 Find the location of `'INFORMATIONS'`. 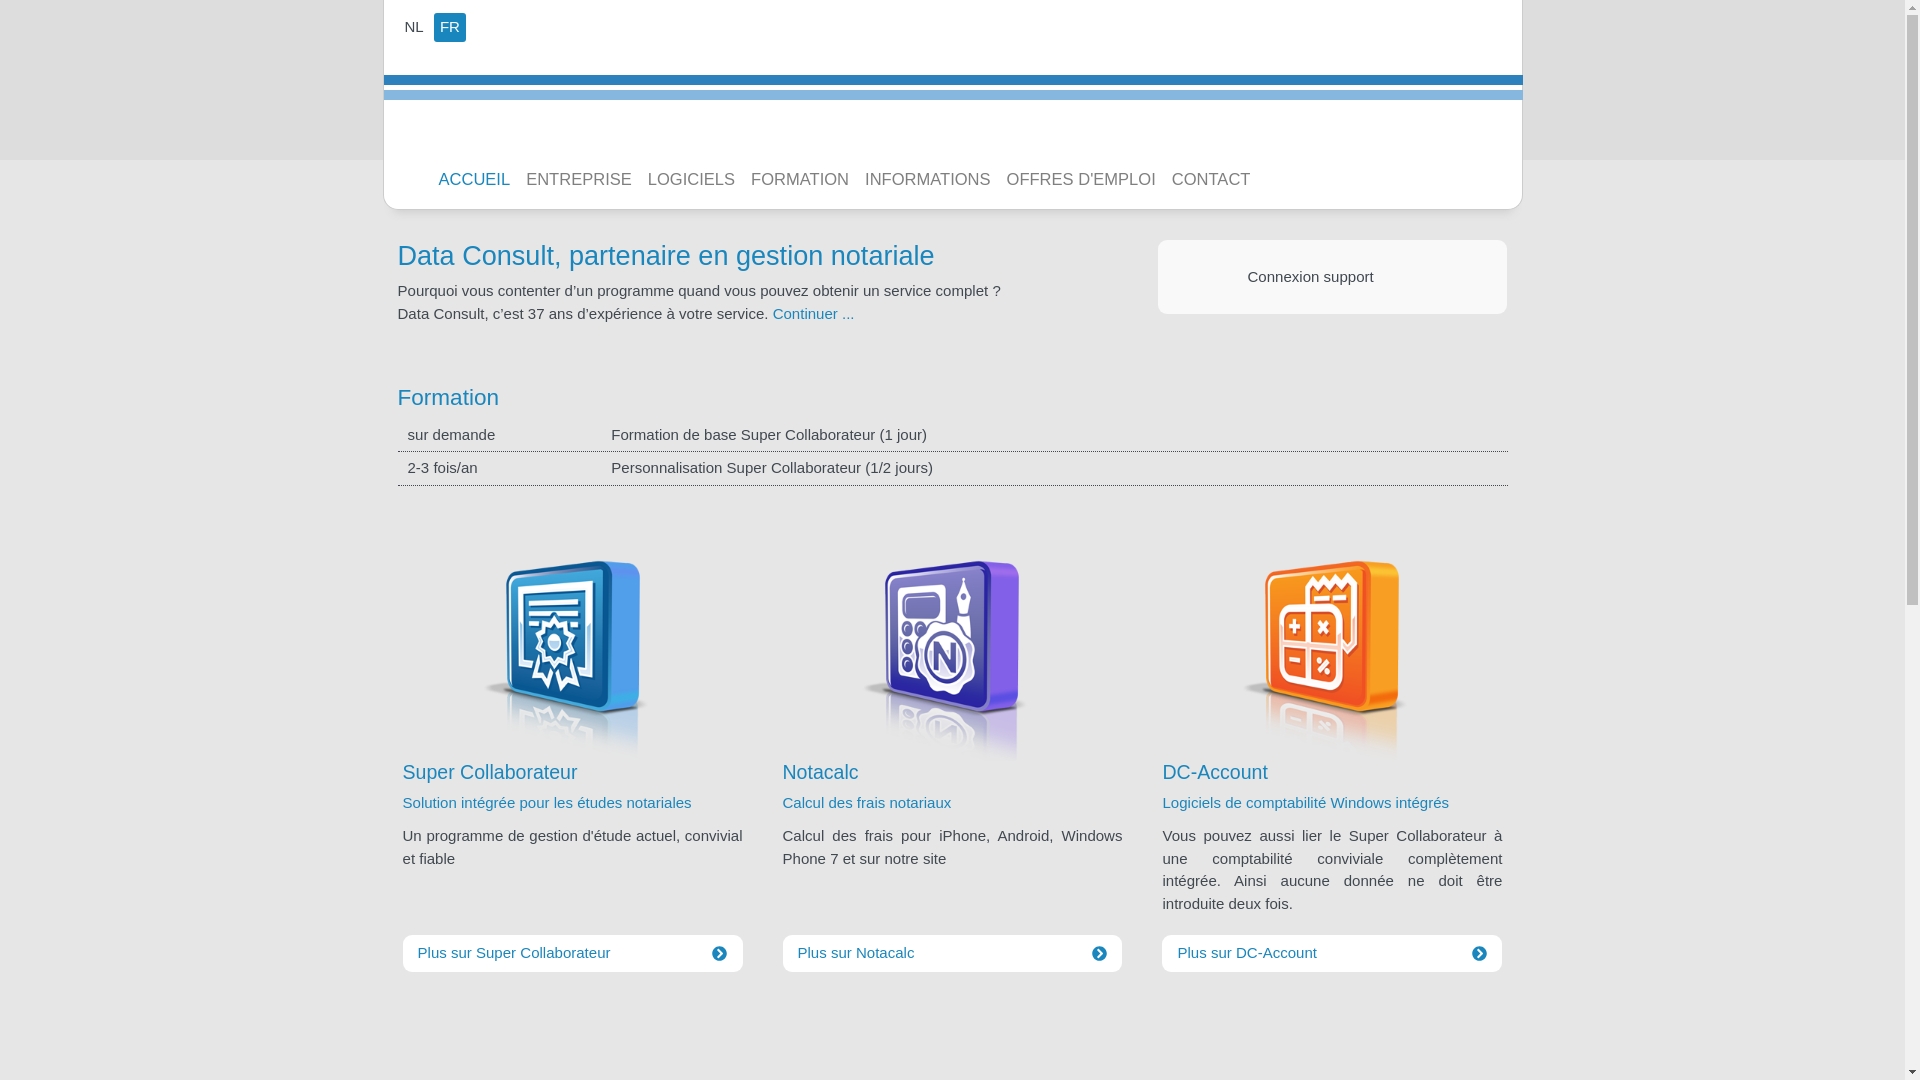

'INFORMATIONS' is located at coordinates (926, 180).